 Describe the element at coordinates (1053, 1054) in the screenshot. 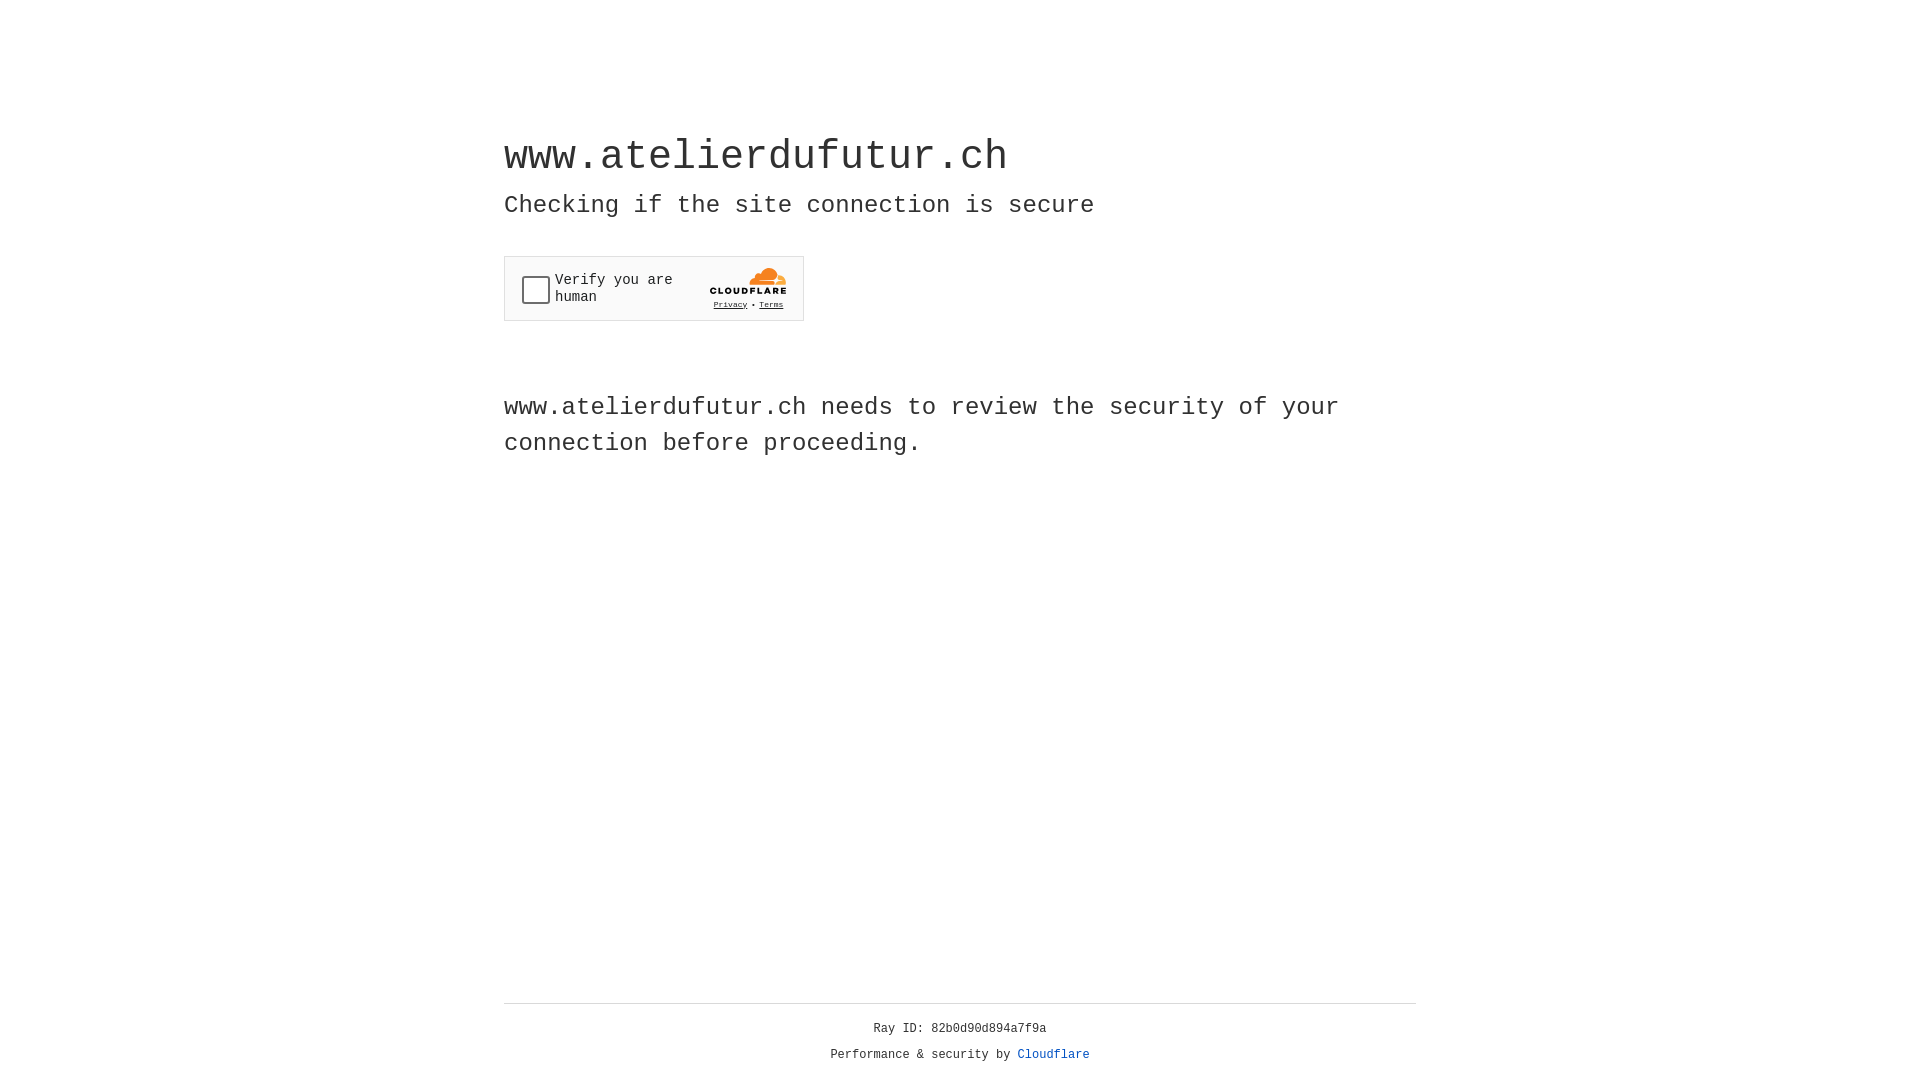

I see `'Cloudflare'` at that location.